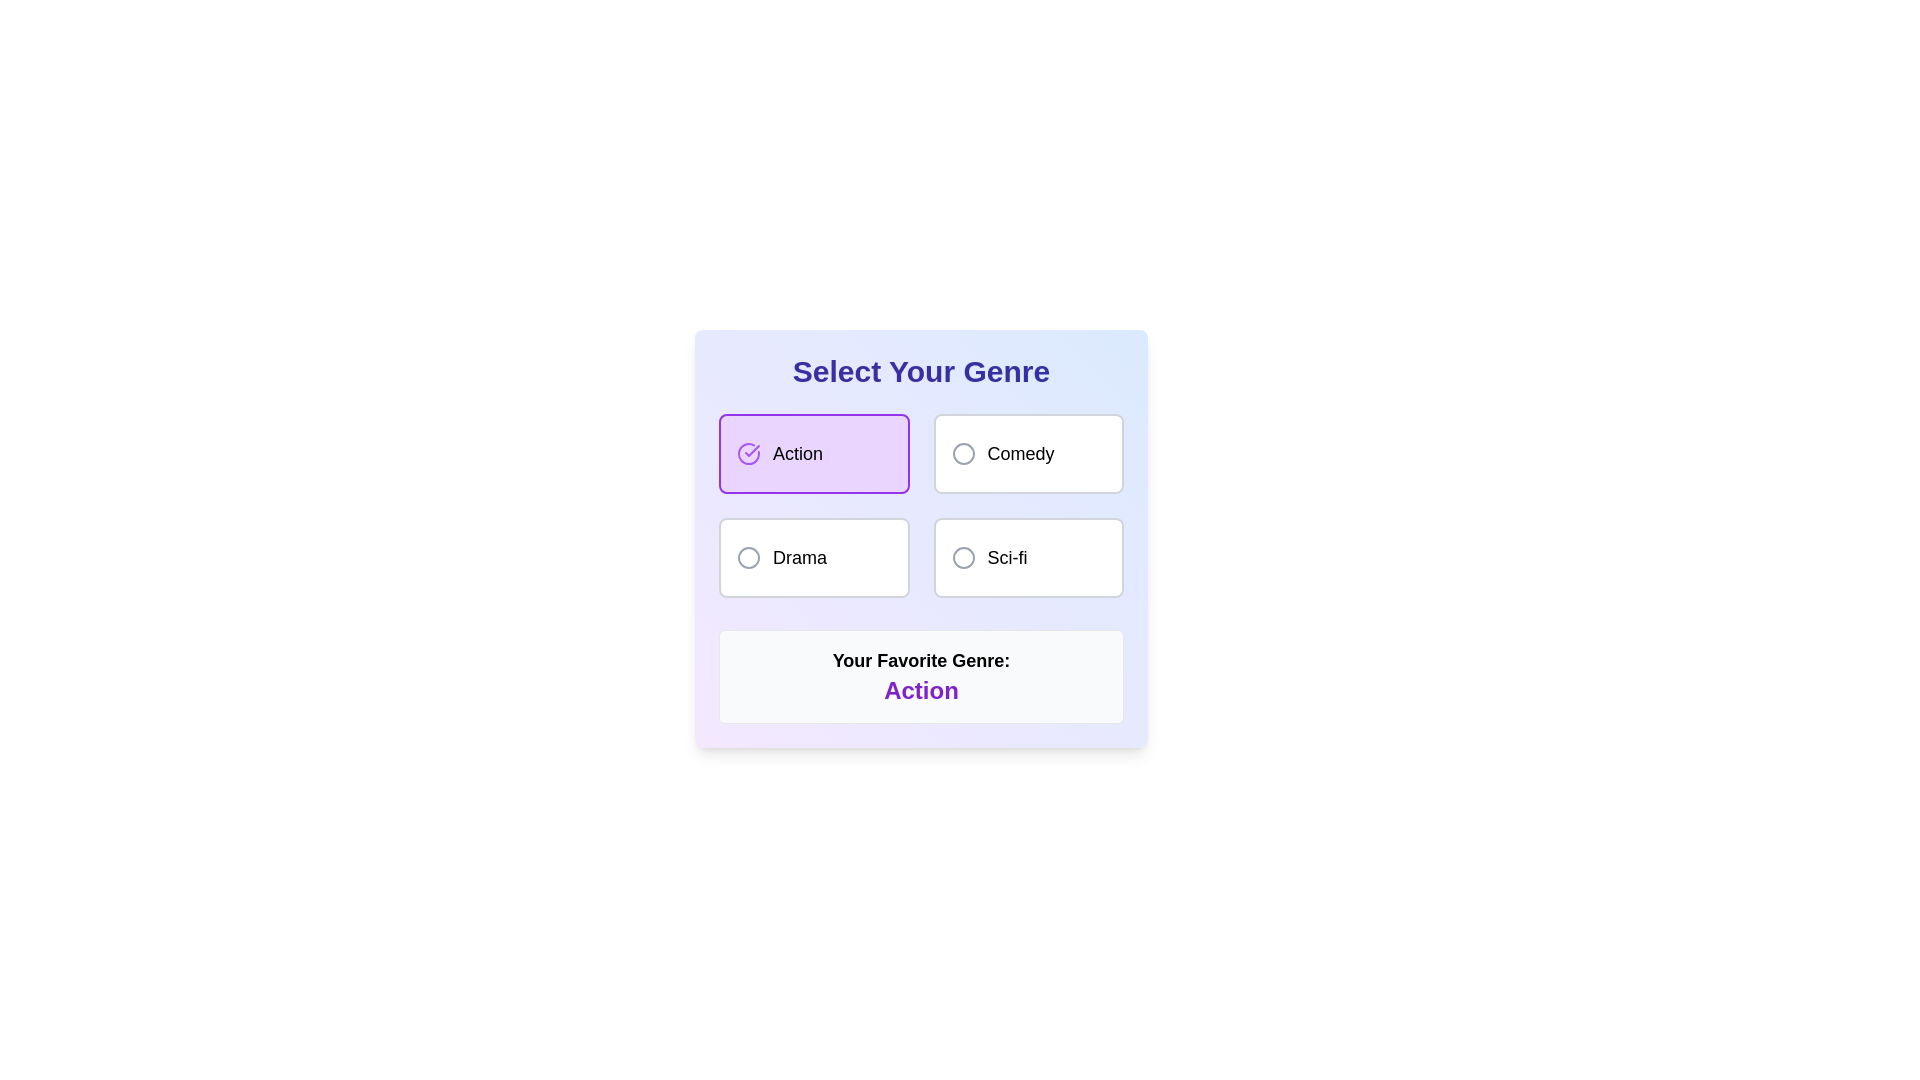 This screenshot has height=1080, width=1920. Describe the element at coordinates (814, 558) in the screenshot. I see `the 'Drama' genre radio button located in the second row and first column of the grid layout` at that location.